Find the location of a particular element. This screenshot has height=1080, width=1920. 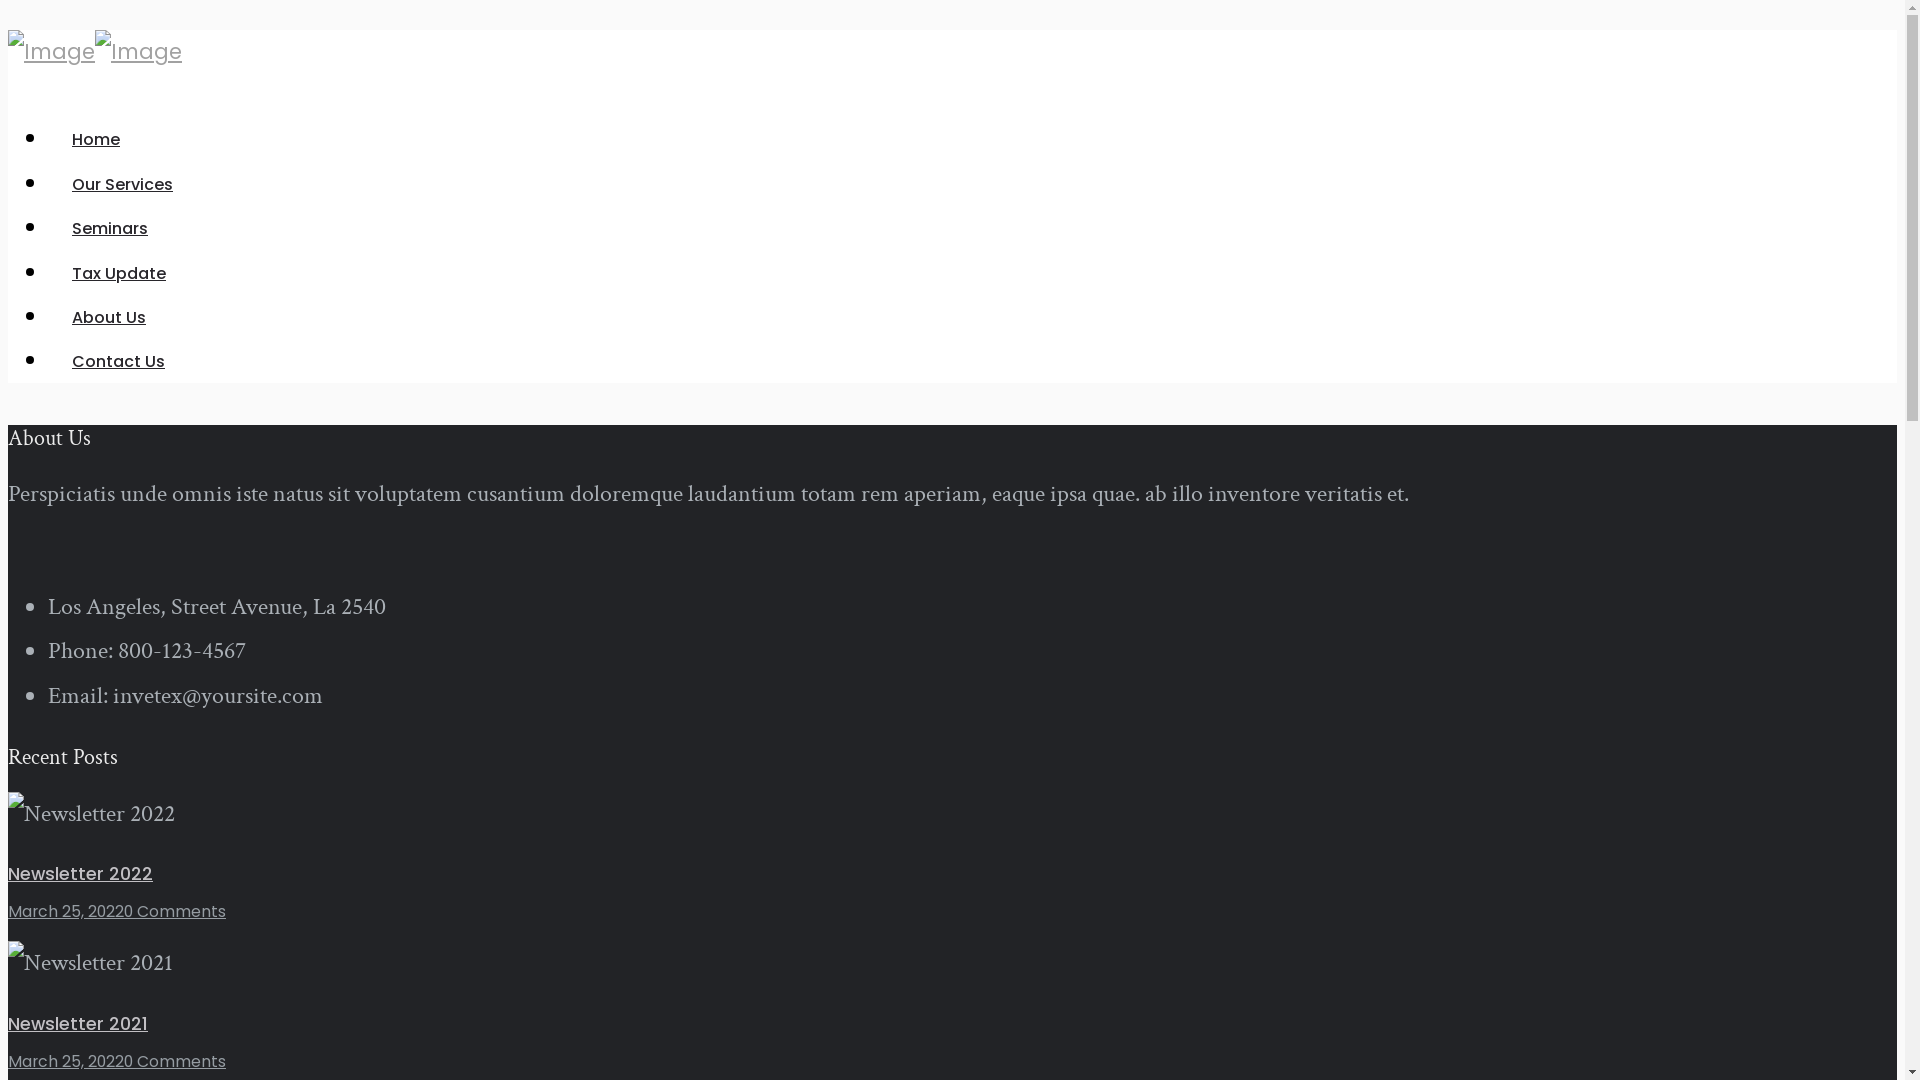

'Seminars' is located at coordinates (109, 227).